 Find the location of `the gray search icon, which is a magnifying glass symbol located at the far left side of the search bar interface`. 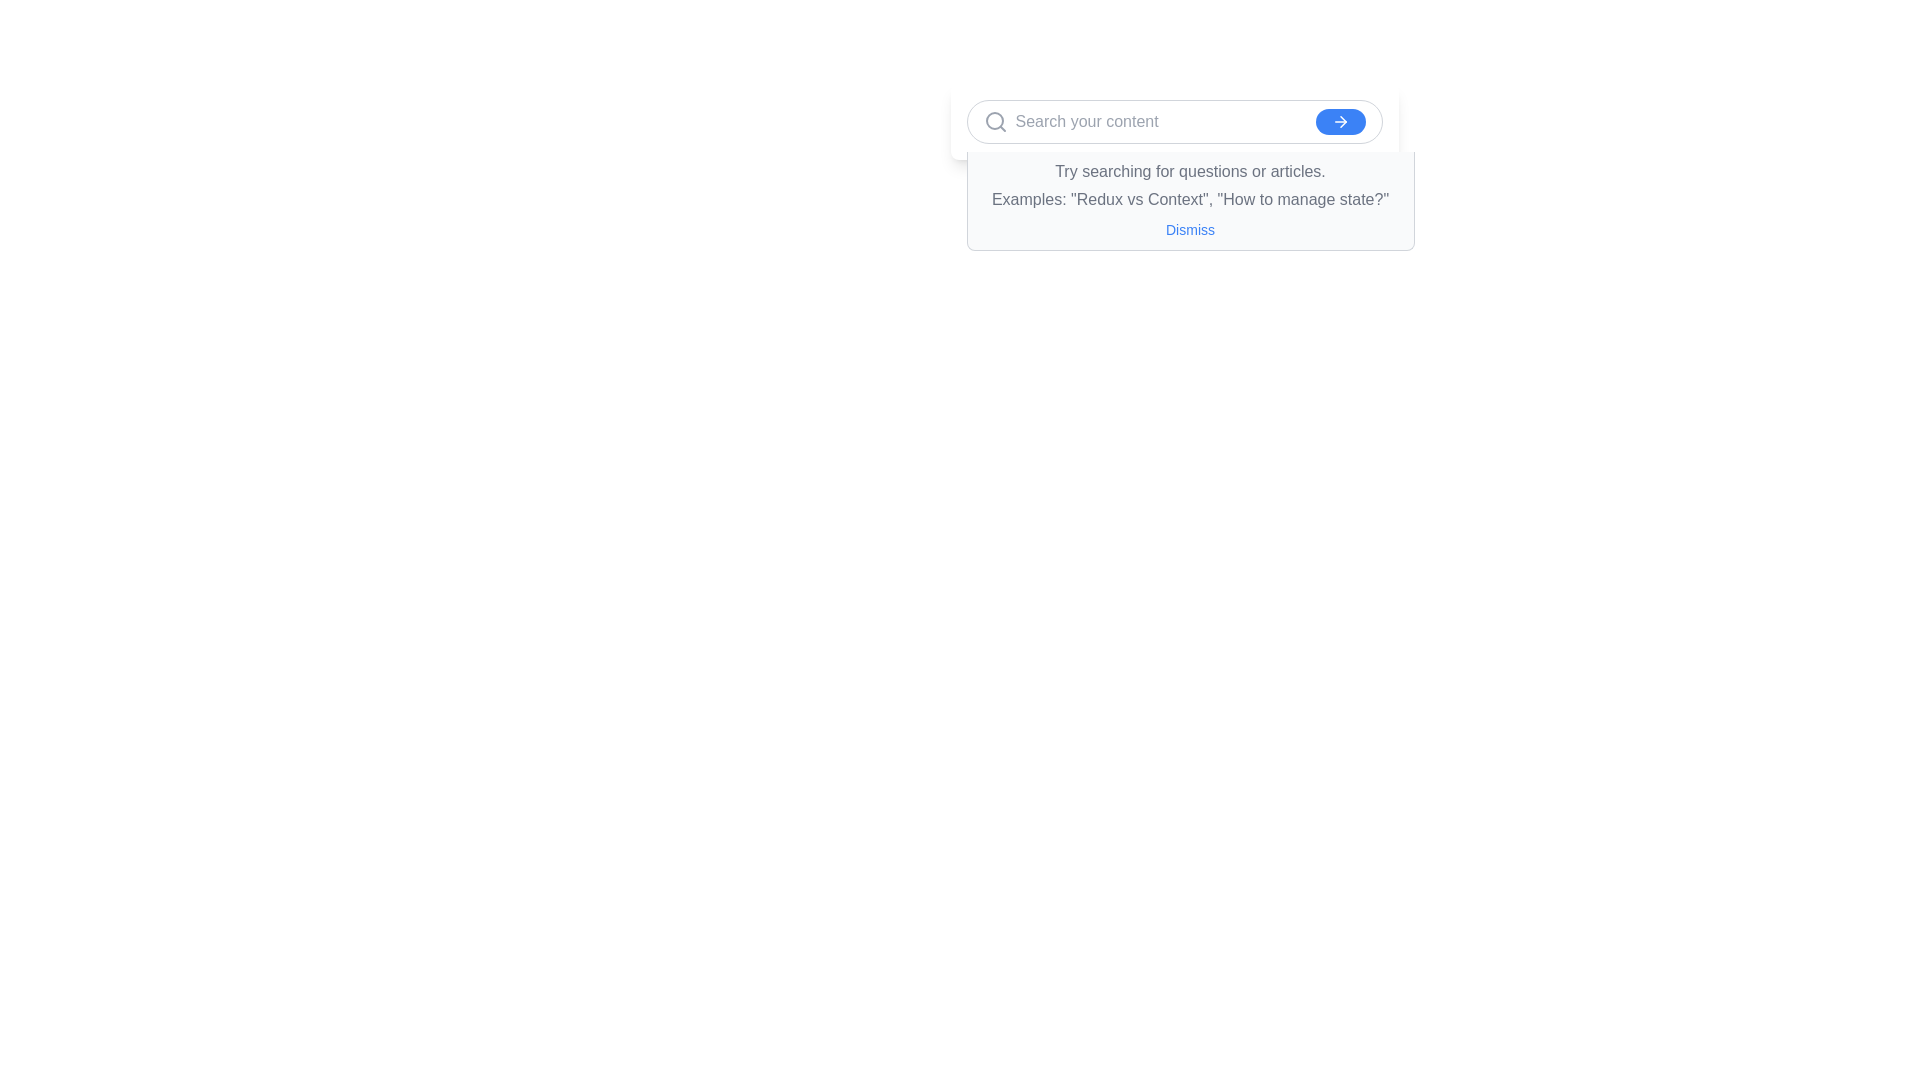

the gray search icon, which is a magnifying glass symbol located at the far left side of the search bar interface is located at coordinates (995, 122).